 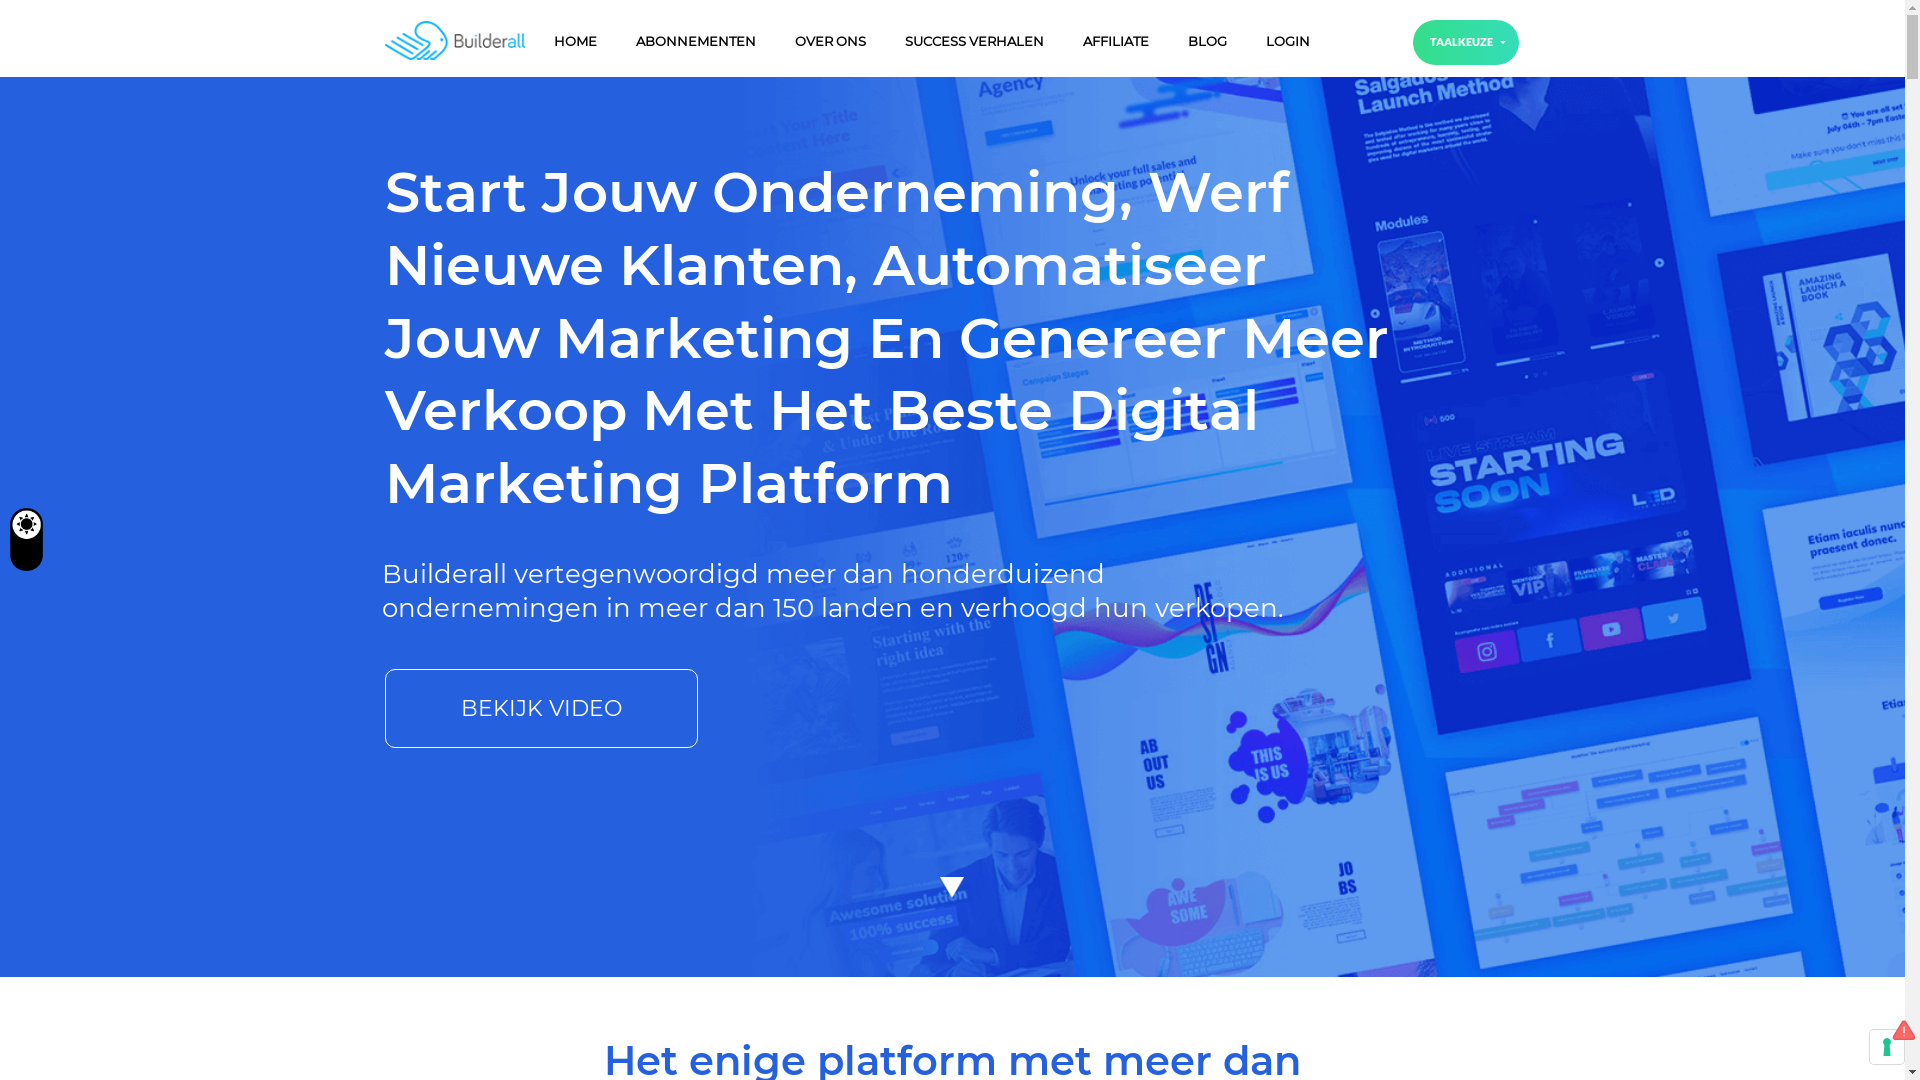 What do you see at coordinates (696, 41) in the screenshot?
I see `'ABONNEMENTEN'` at bounding box center [696, 41].